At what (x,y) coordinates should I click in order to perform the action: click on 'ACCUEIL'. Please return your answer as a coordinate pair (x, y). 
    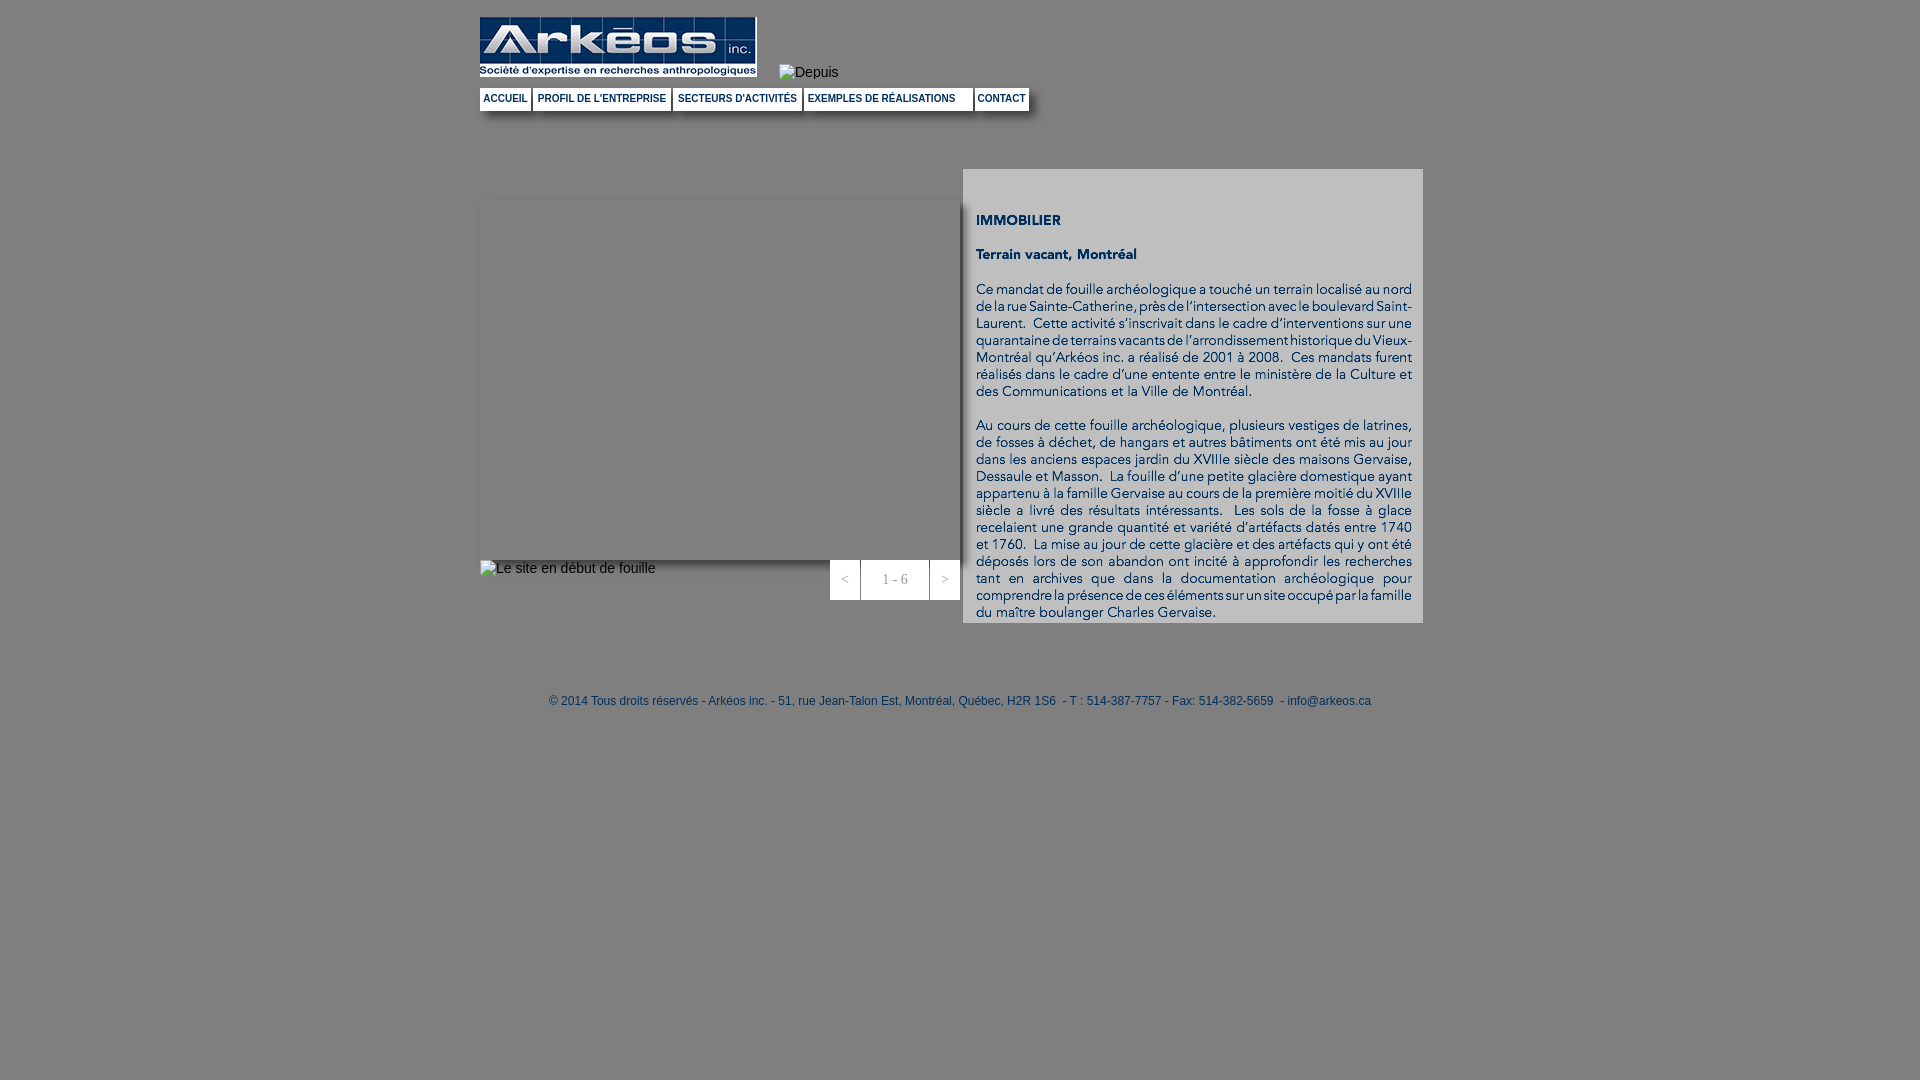
    Looking at the image, I should click on (505, 99).